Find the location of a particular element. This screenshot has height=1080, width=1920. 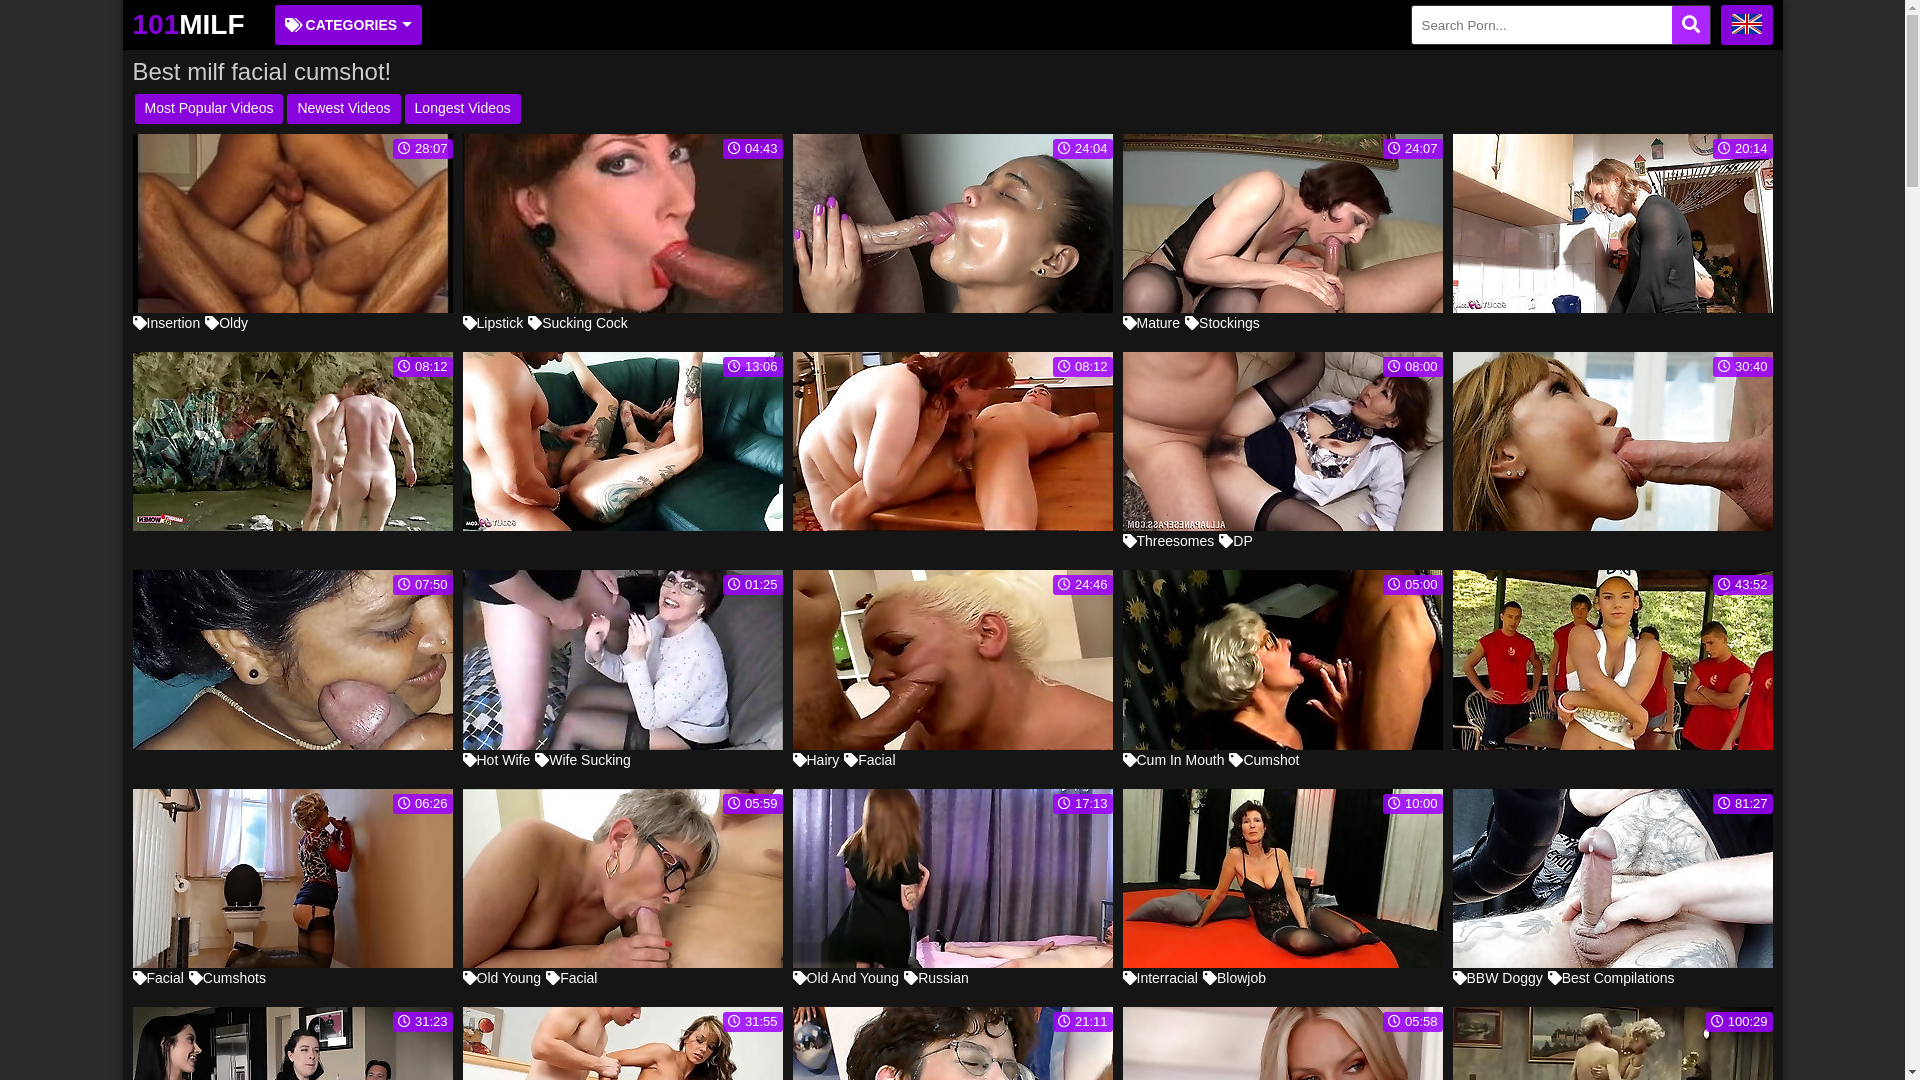

'Hairy' is located at coordinates (815, 759).